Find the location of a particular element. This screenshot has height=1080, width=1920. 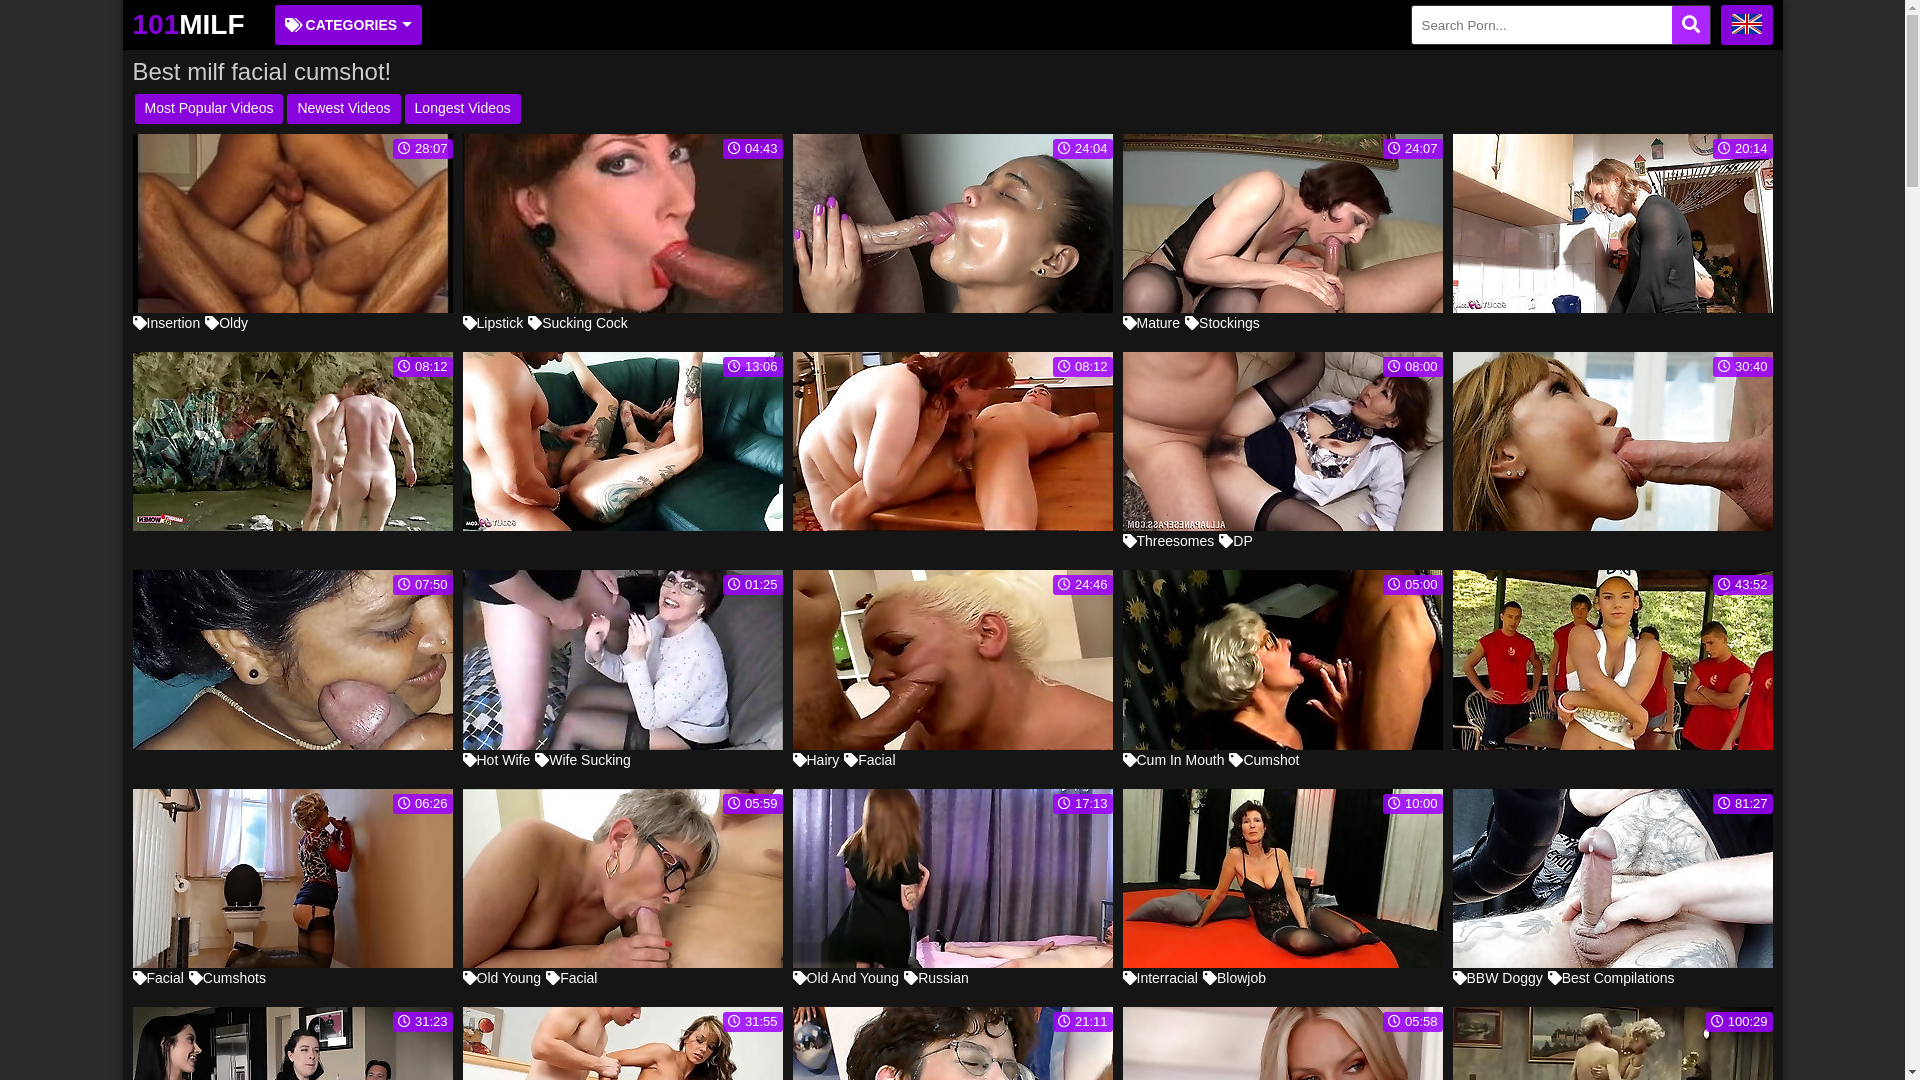

'Hairy' is located at coordinates (815, 759).